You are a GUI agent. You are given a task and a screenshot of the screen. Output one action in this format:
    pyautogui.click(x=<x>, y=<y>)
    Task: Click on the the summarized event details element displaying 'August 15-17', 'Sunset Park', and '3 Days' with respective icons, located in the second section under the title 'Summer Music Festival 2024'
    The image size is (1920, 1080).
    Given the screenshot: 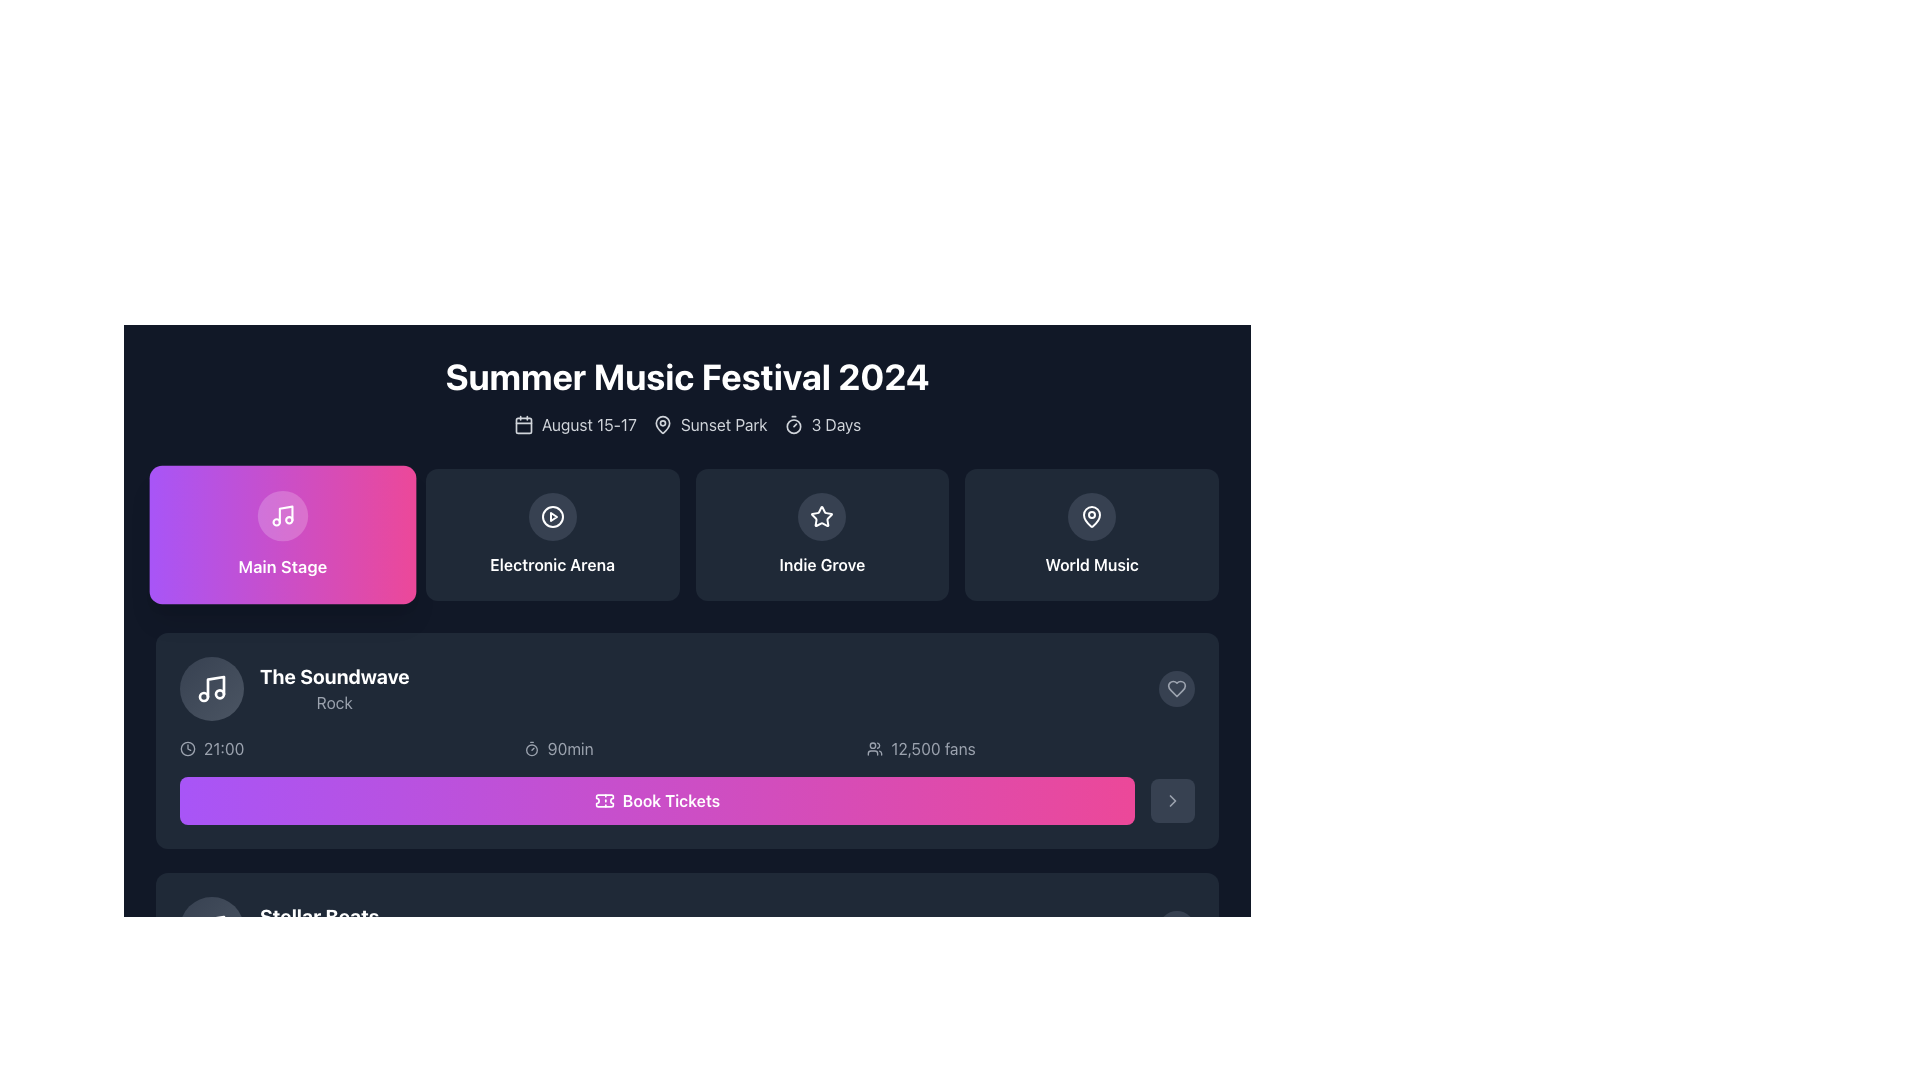 What is the action you would take?
    pyautogui.click(x=687, y=423)
    